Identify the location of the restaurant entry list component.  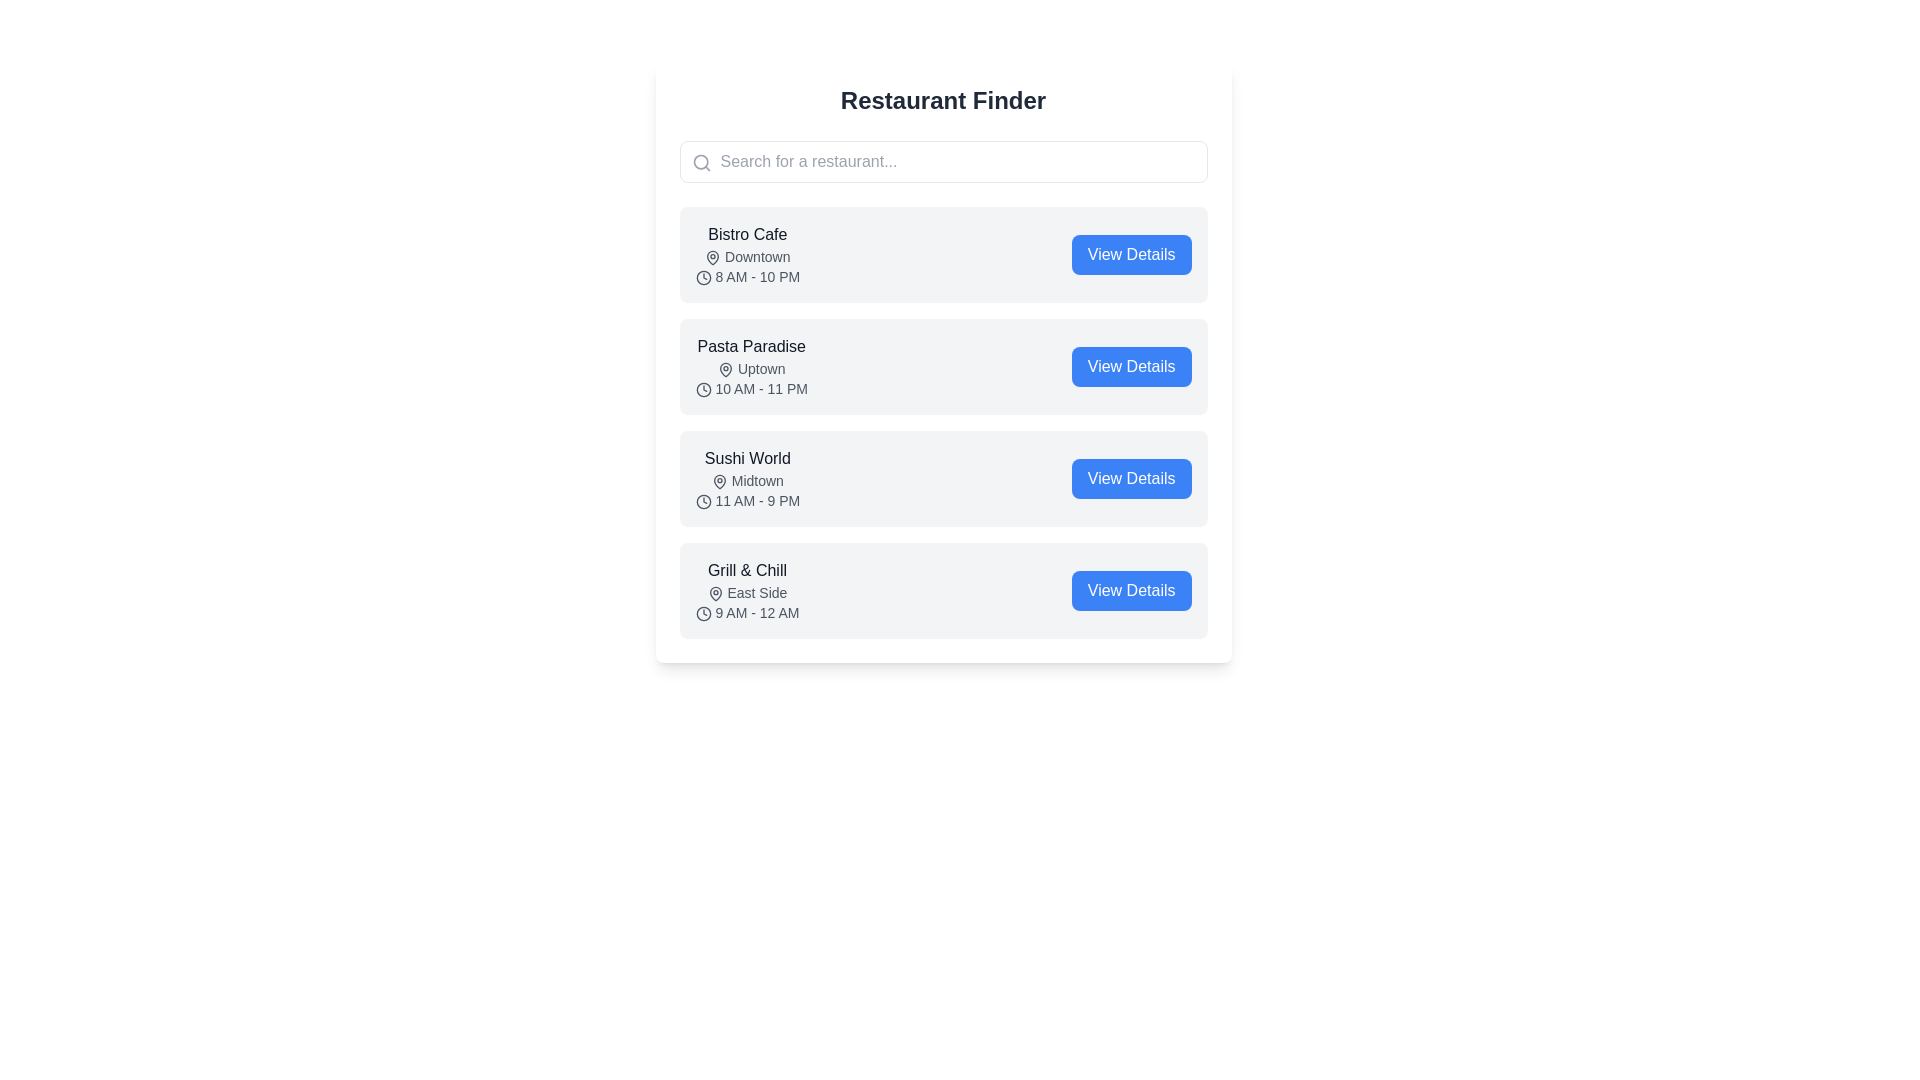
(942, 422).